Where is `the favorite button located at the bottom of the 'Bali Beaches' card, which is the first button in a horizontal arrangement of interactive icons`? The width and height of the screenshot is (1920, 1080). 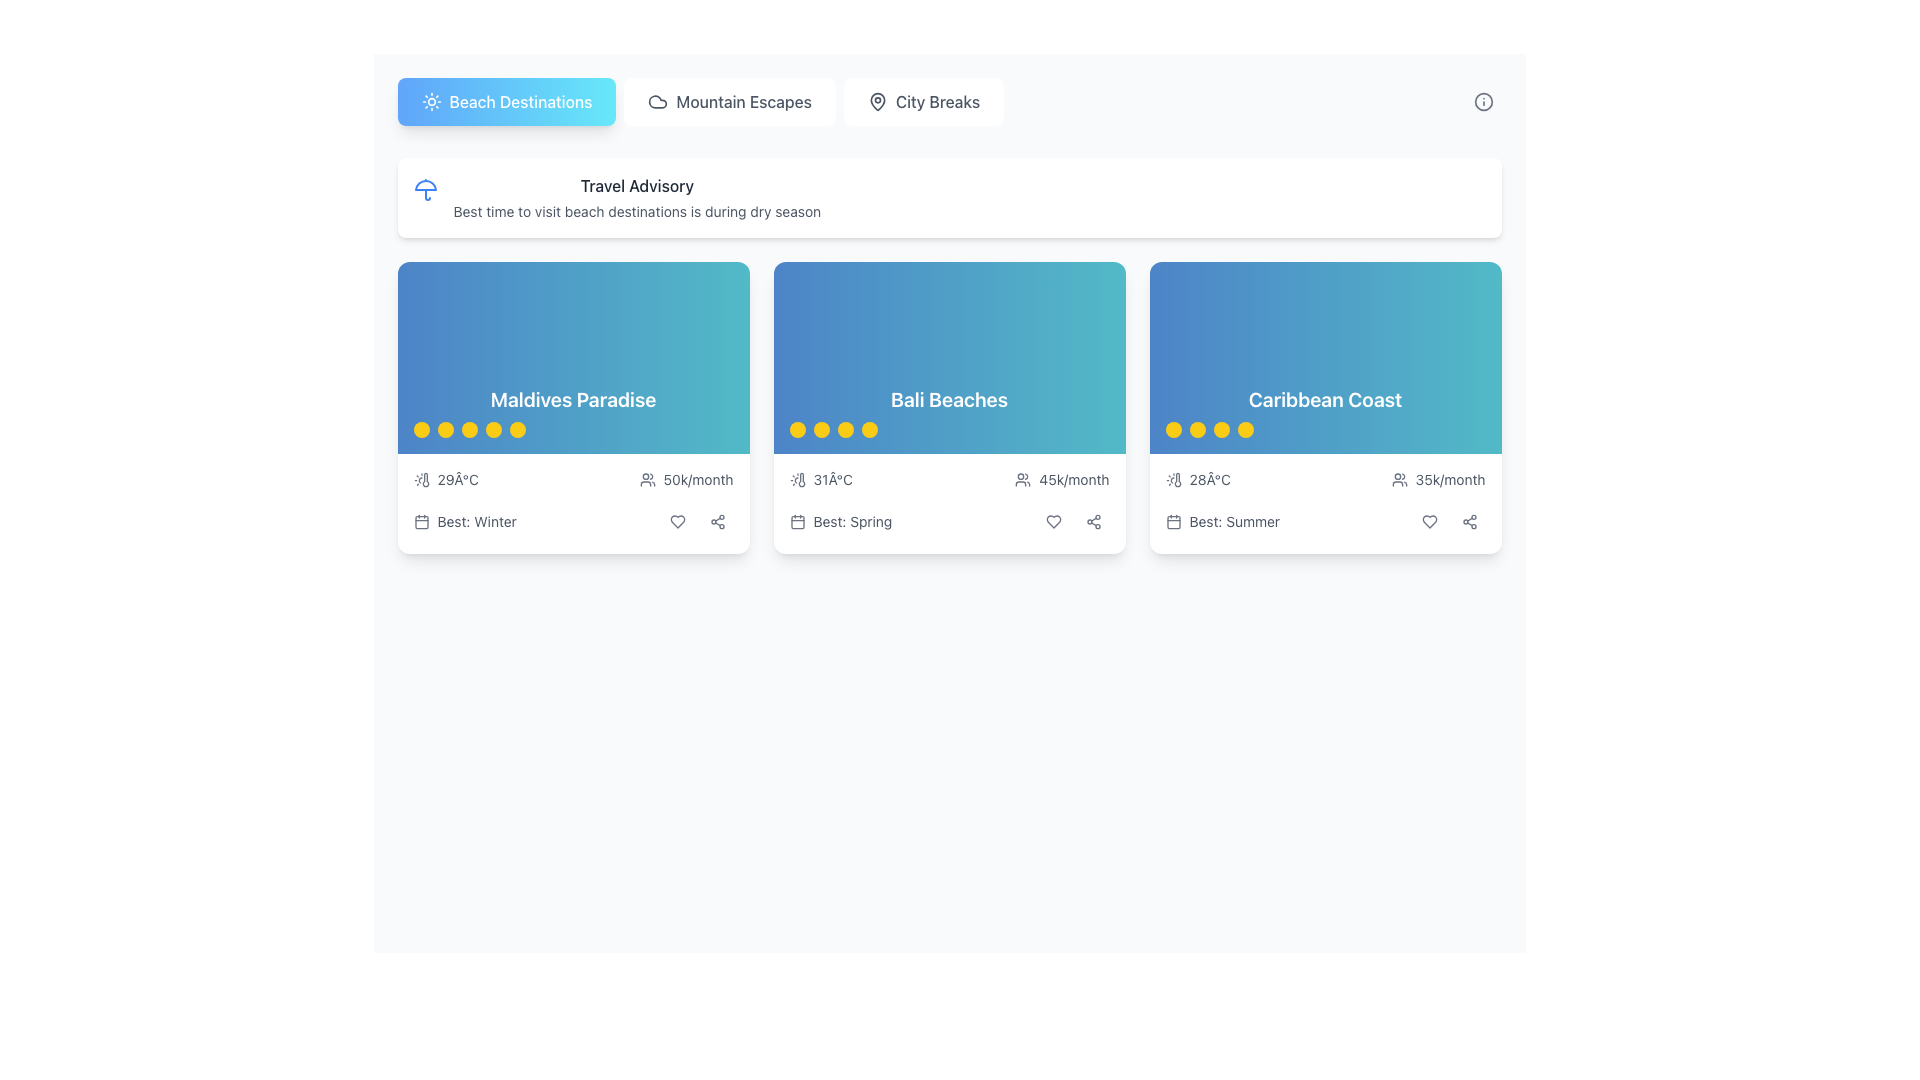 the favorite button located at the bottom of the 'Bali Beaches' card, which is the first button in a horizontal arrangement of interactive icons is located at coordinates (1052, 520).